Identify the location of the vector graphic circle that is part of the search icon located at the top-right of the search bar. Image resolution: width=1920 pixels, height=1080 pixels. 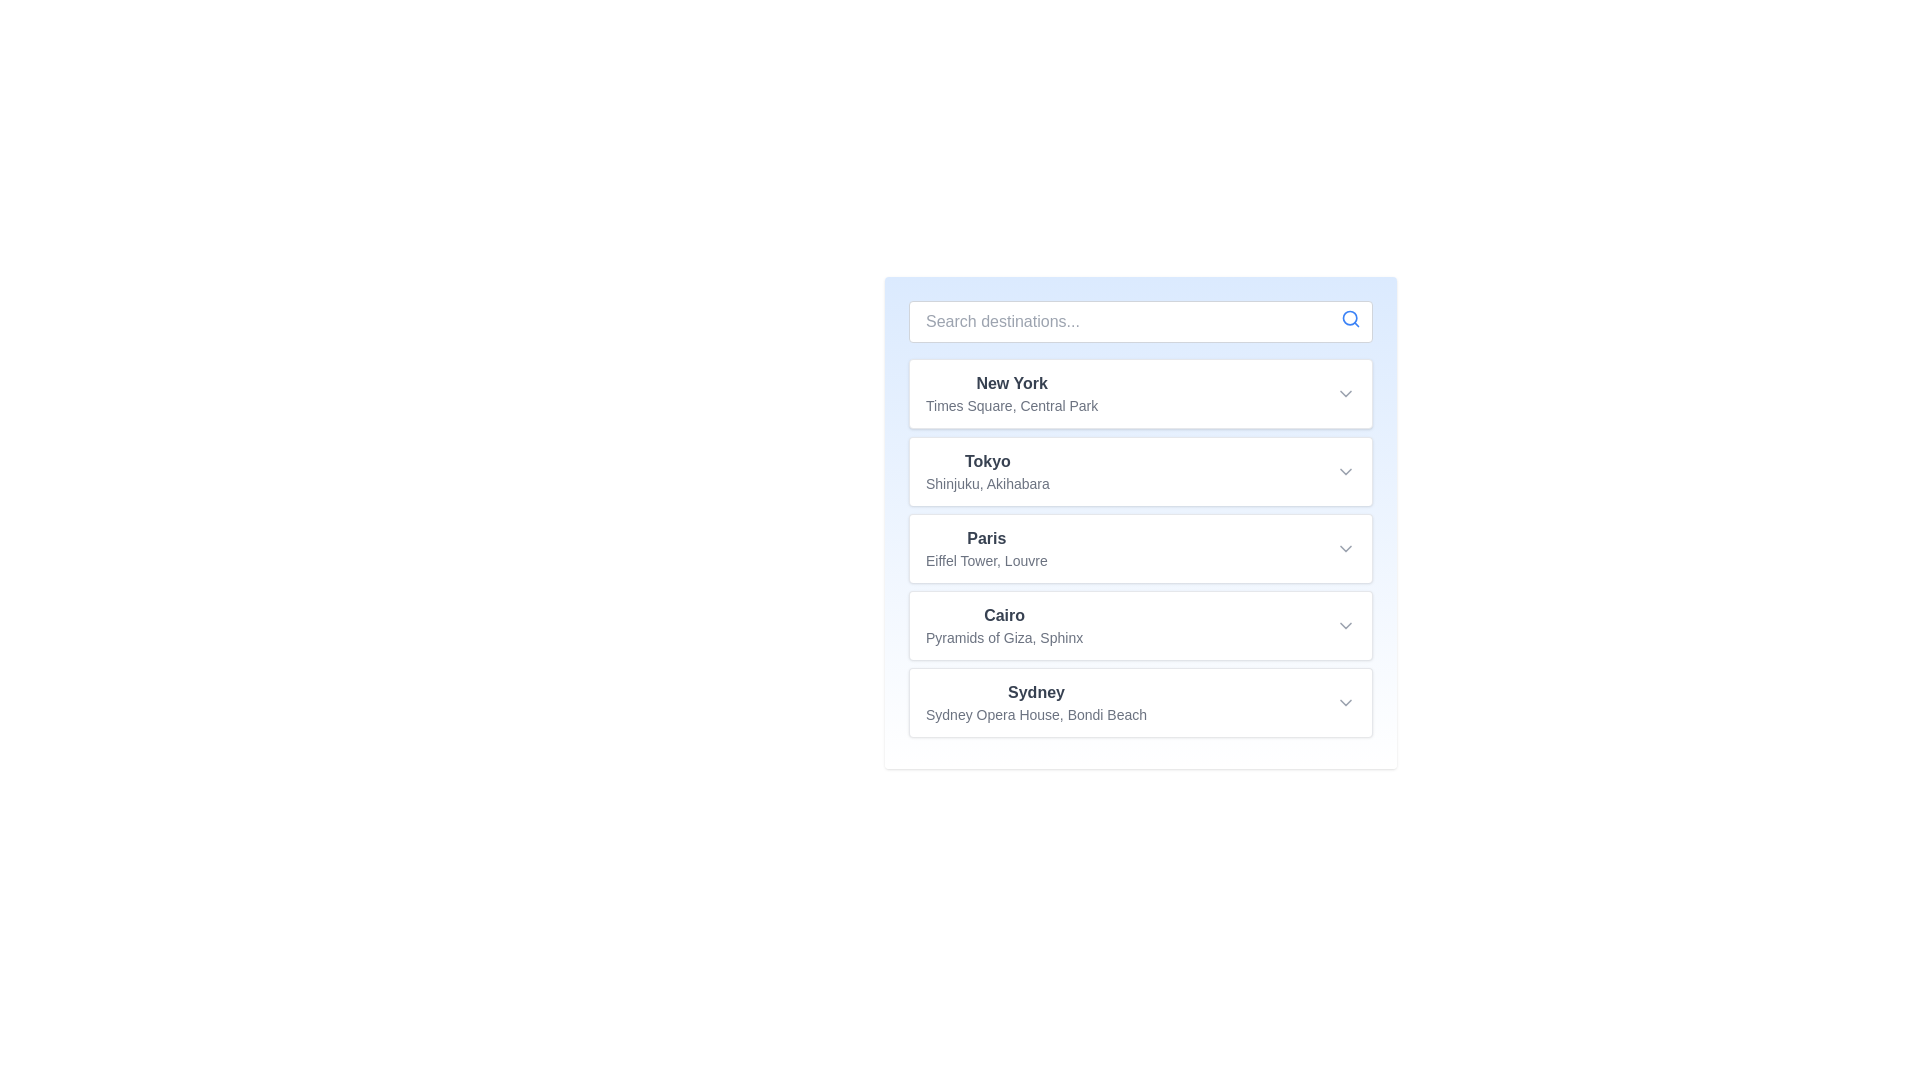
(1350, 317).